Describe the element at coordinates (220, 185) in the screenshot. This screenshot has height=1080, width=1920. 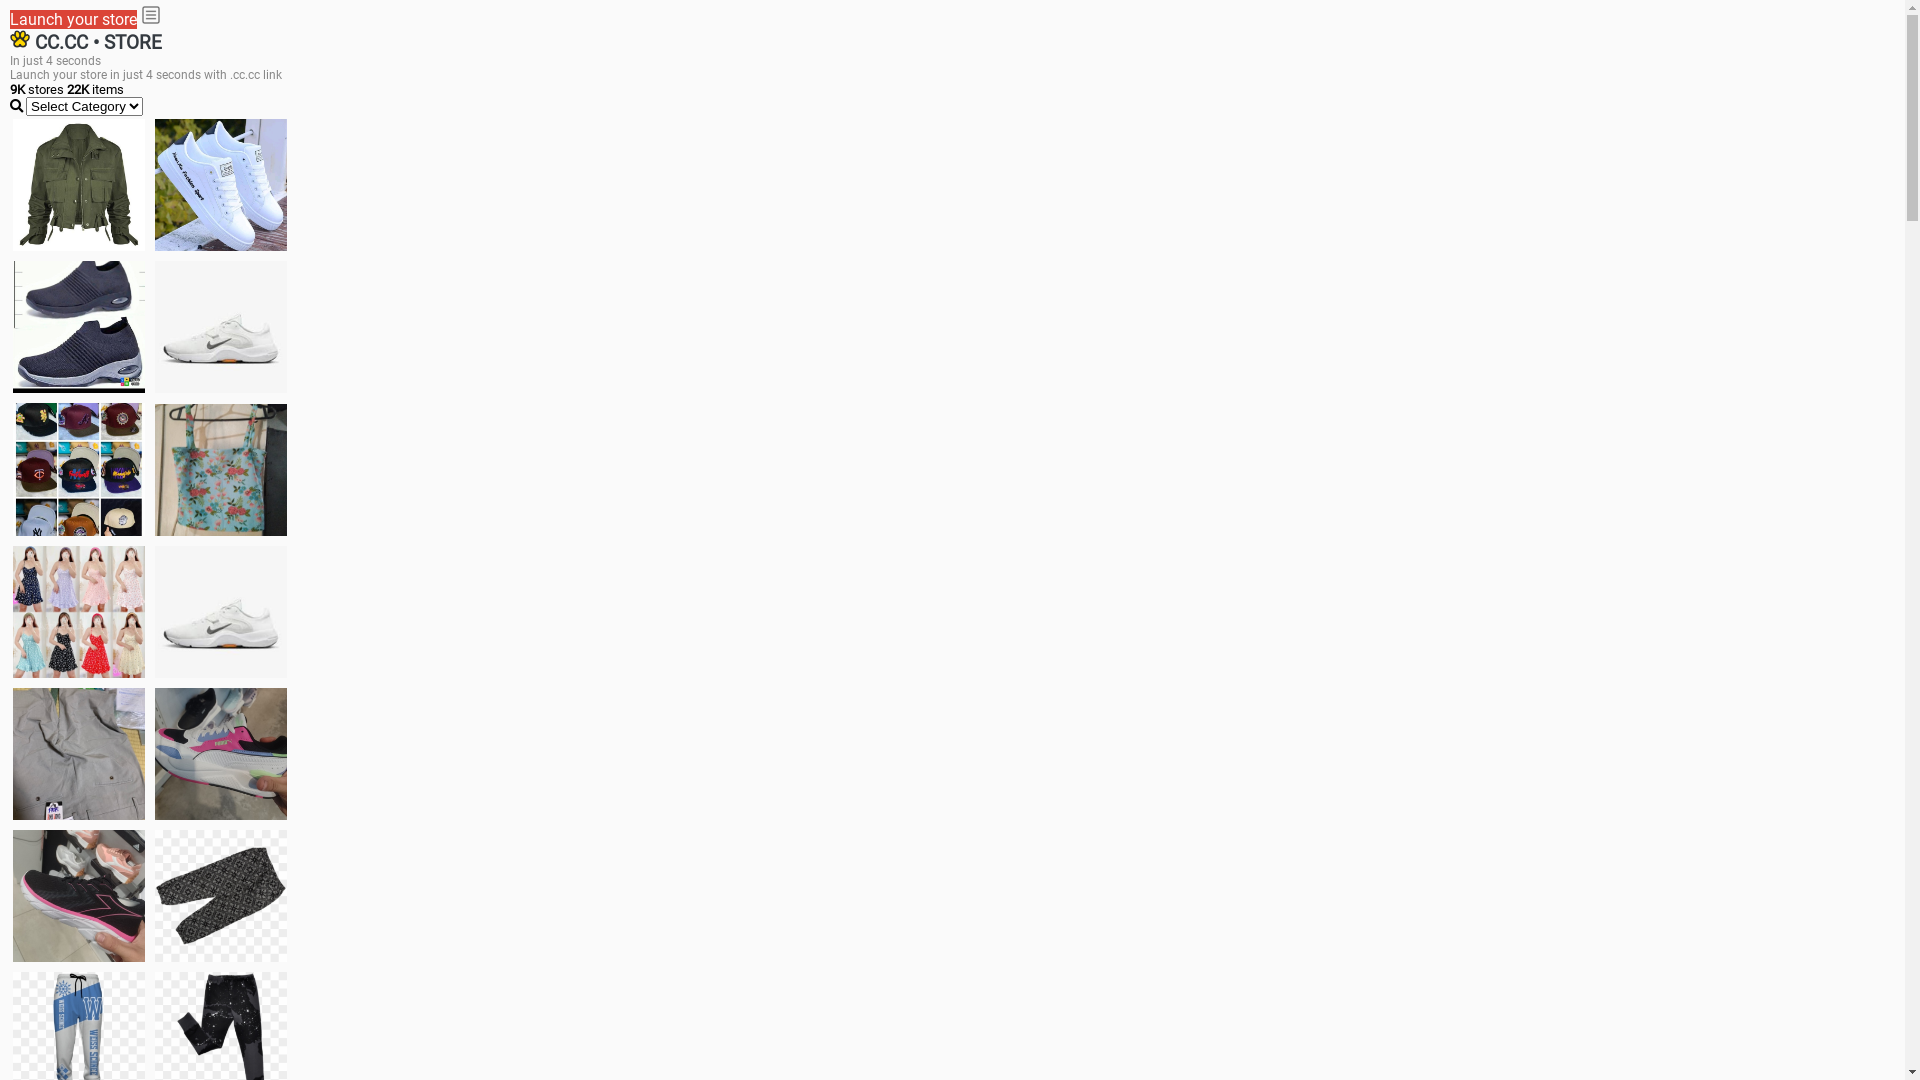
I see `'white shoes'` at that location.